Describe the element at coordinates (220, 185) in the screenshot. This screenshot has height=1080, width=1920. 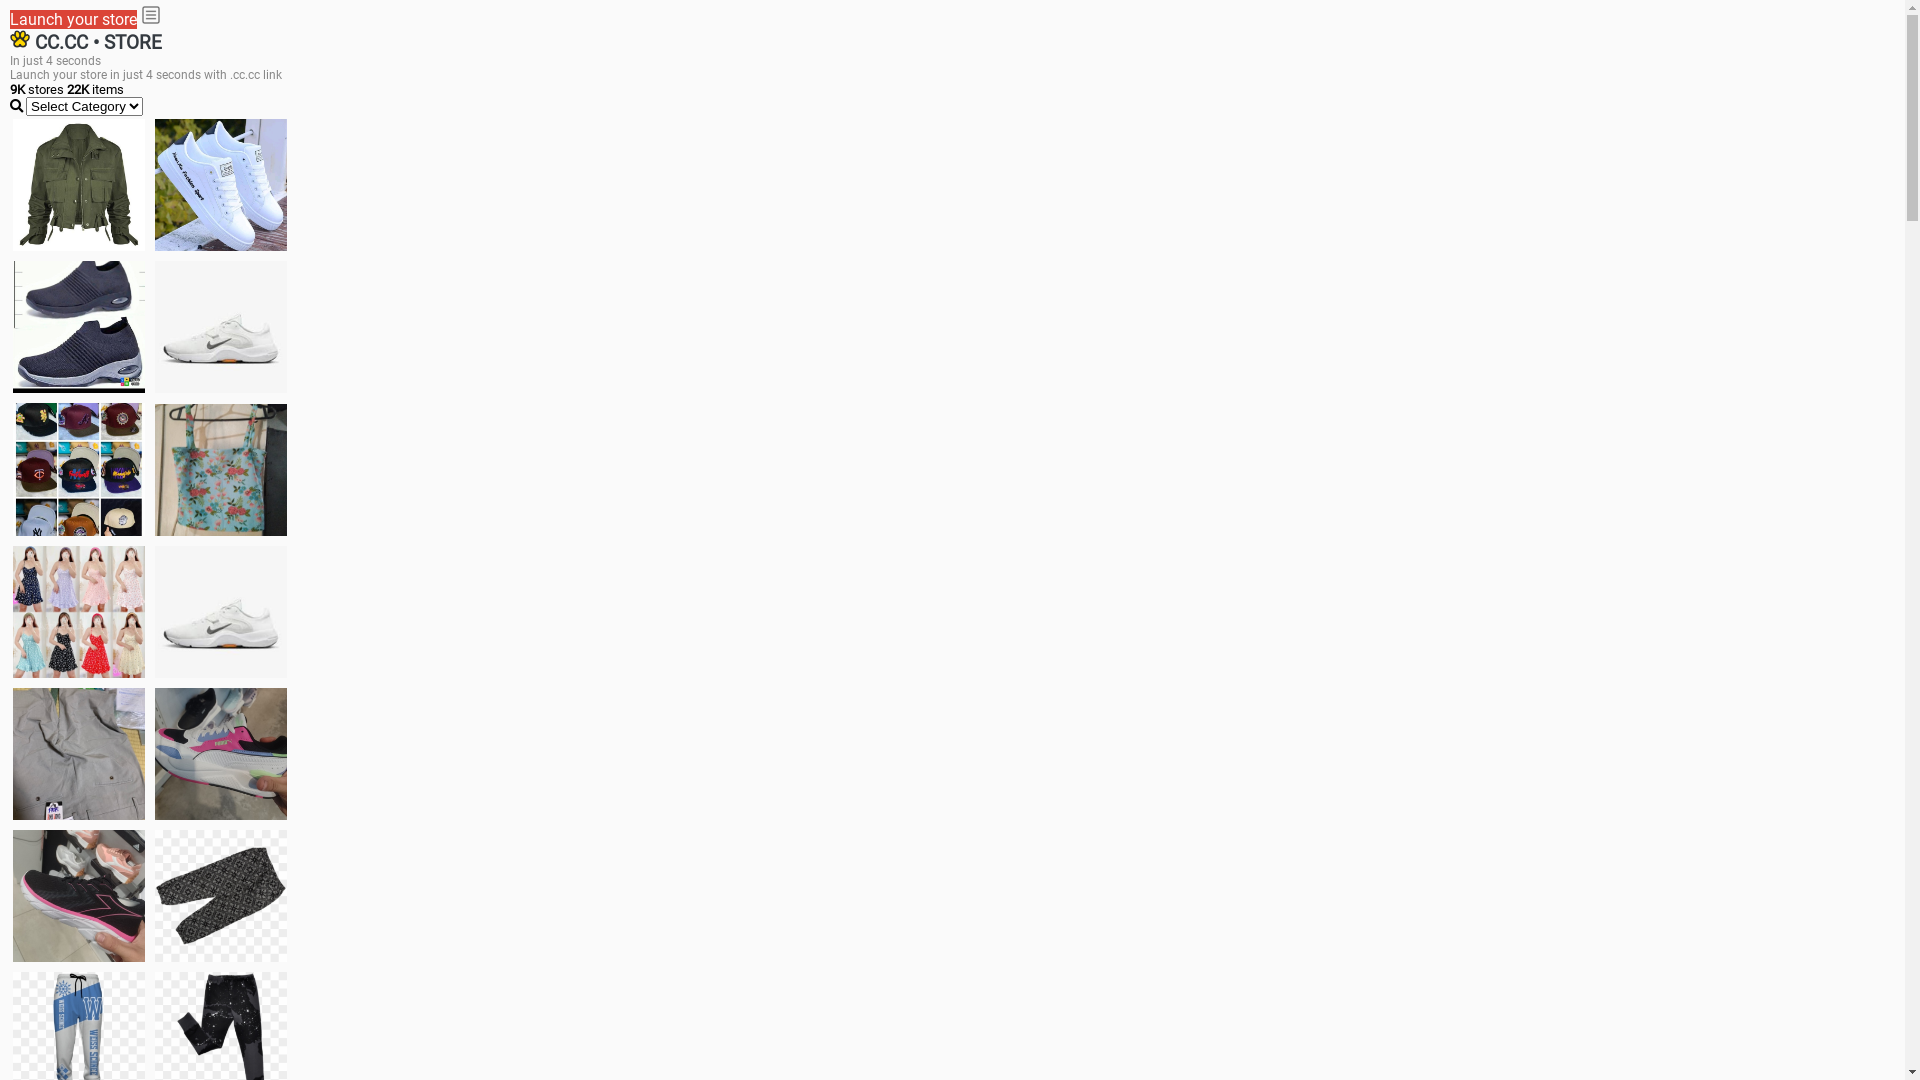
I see `'white shoes'` at that location.